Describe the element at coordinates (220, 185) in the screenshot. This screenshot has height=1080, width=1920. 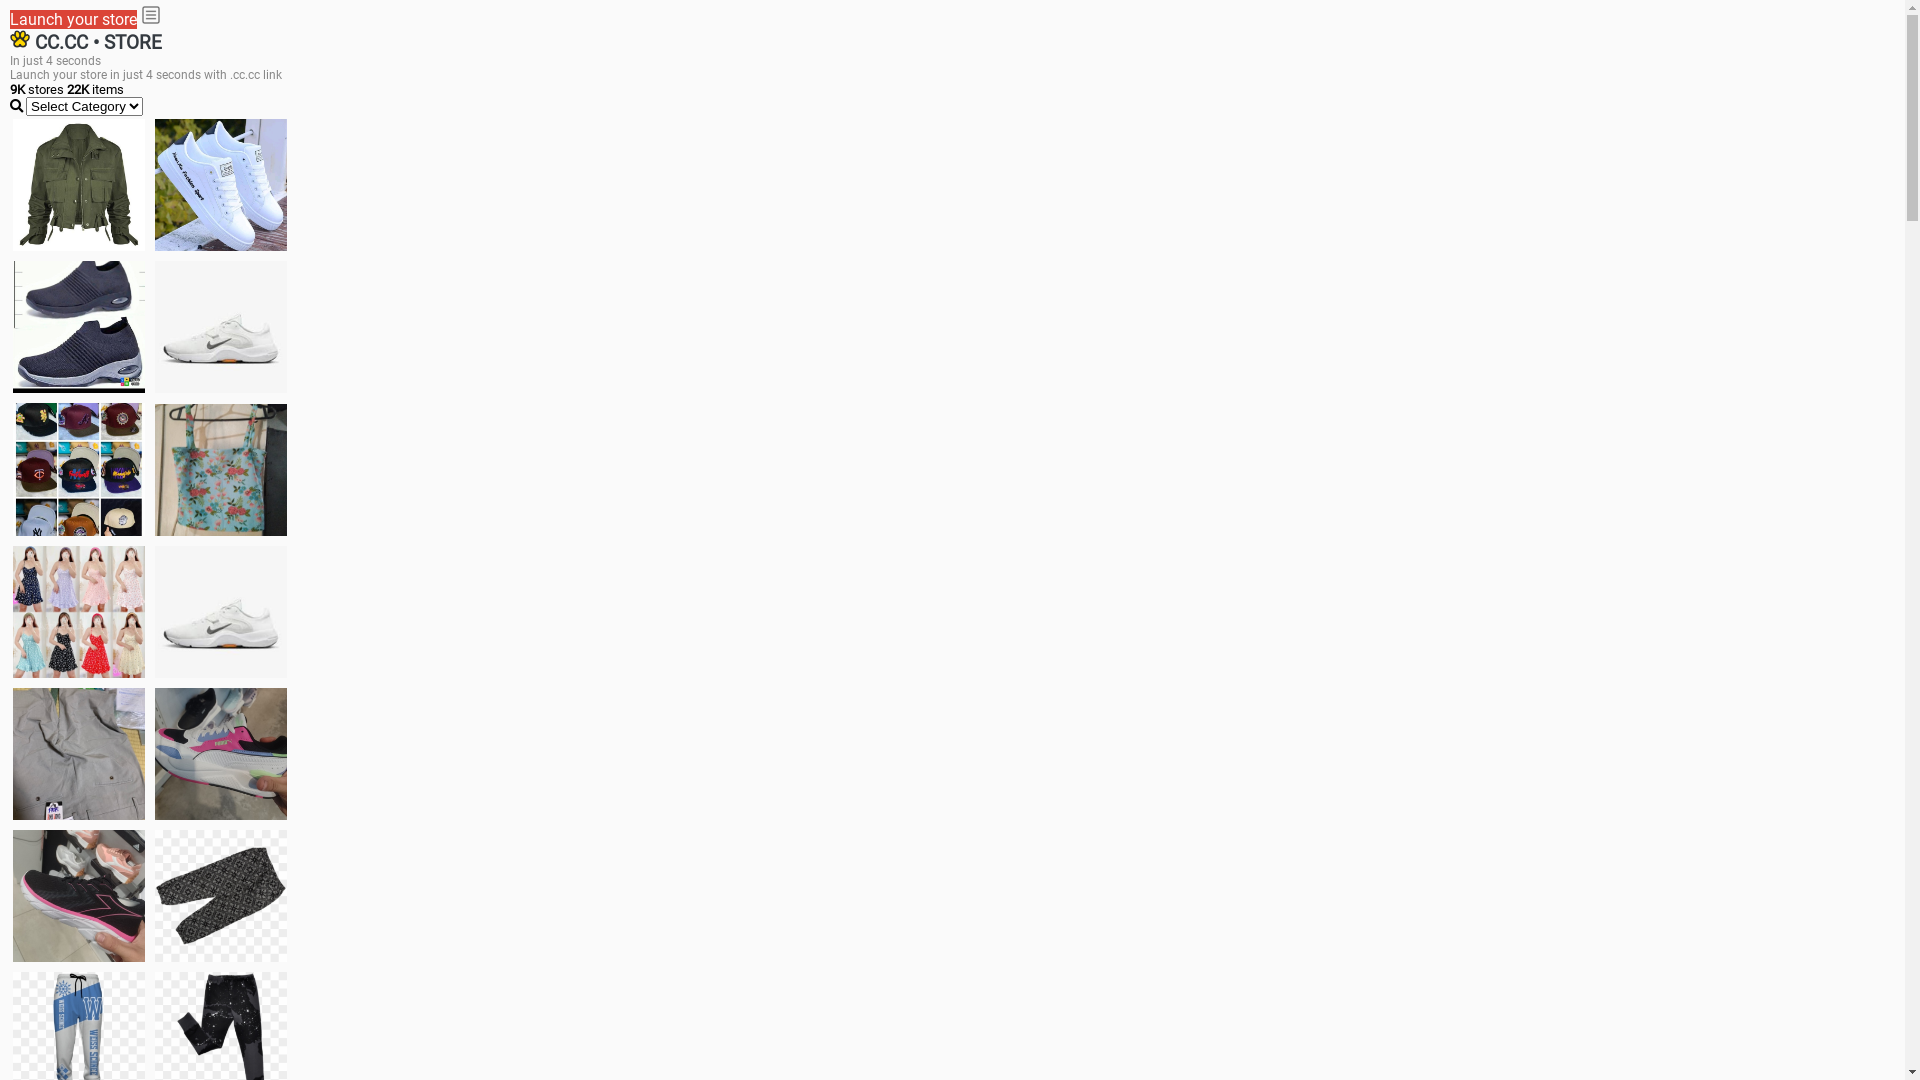
I see `'white shoes'` at that location.